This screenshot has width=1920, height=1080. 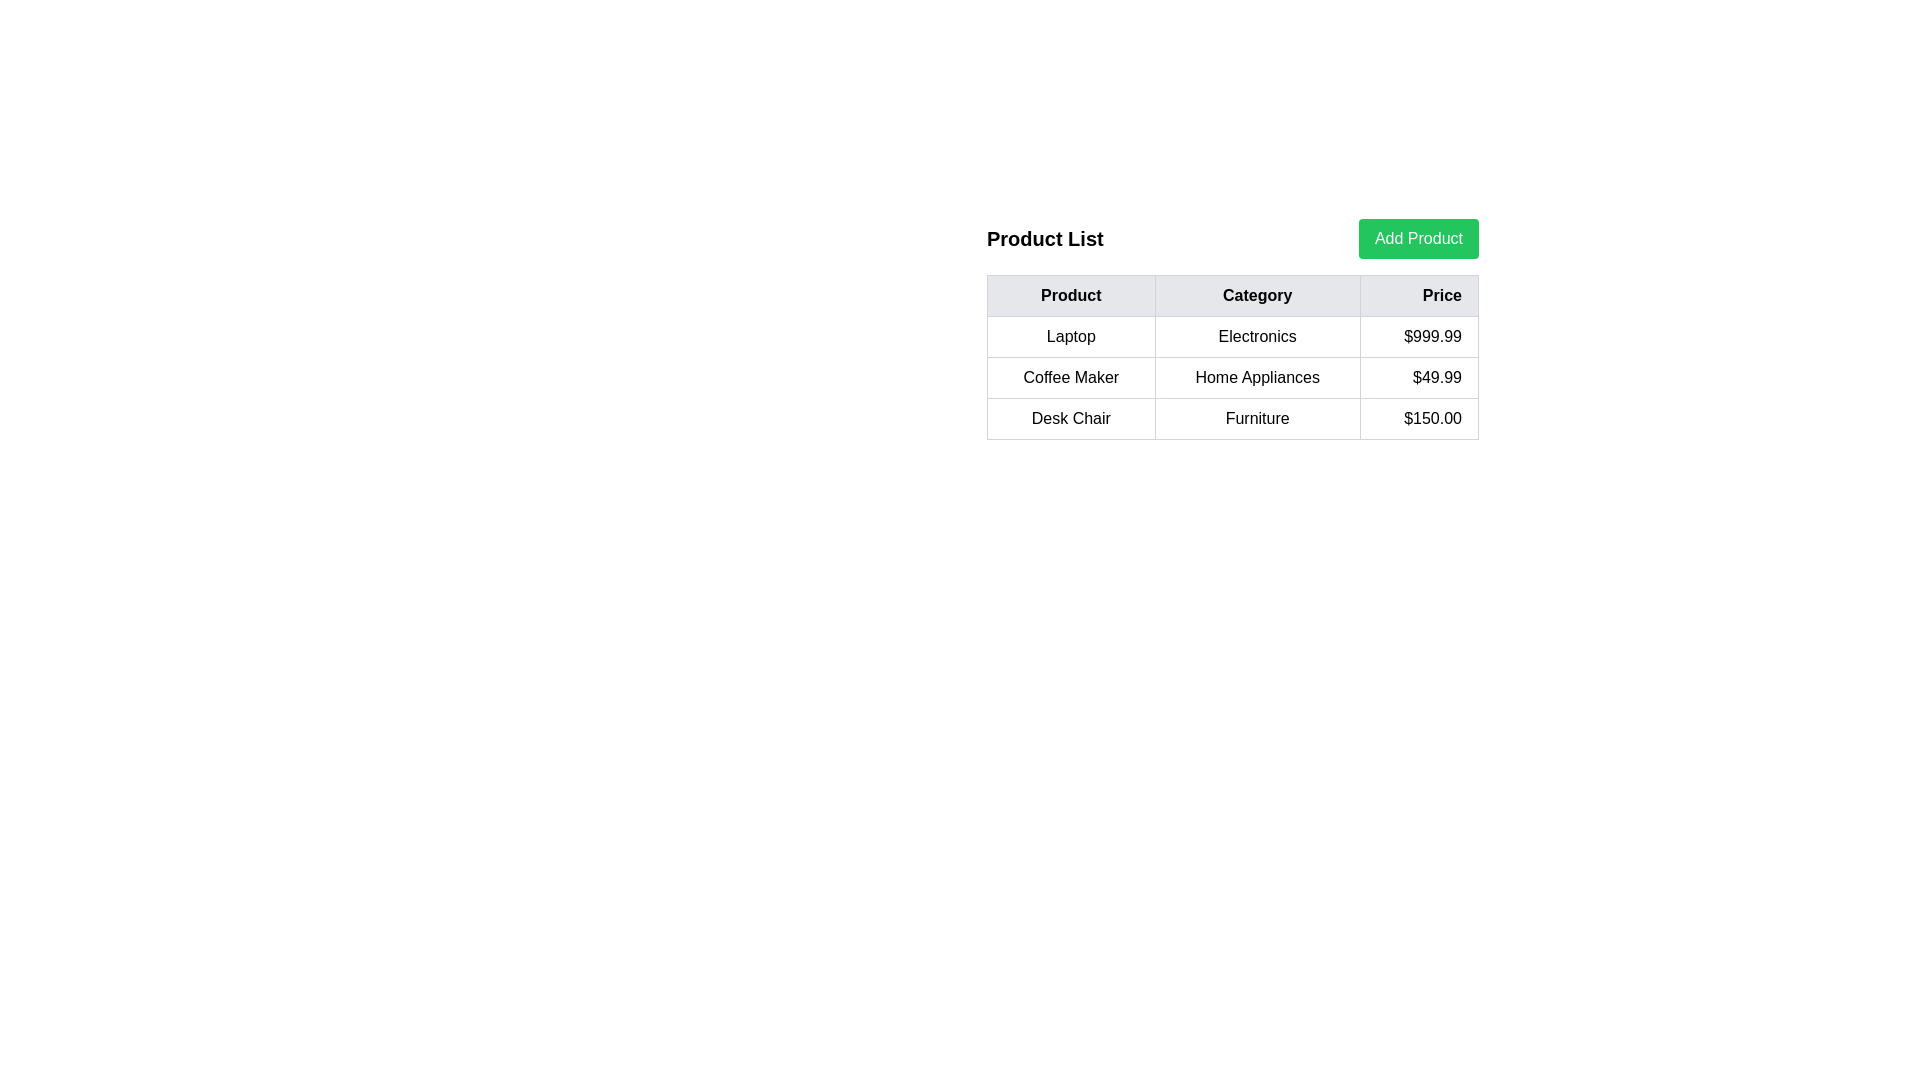 What do you see at coordinates (1256, 378) in the screenshot?
I see `the table cell in the second row and second column of the 'Product List' table, which displays the product category between 'Coffee Maker' and '$49.99'` at bounding box center [1256, 378].